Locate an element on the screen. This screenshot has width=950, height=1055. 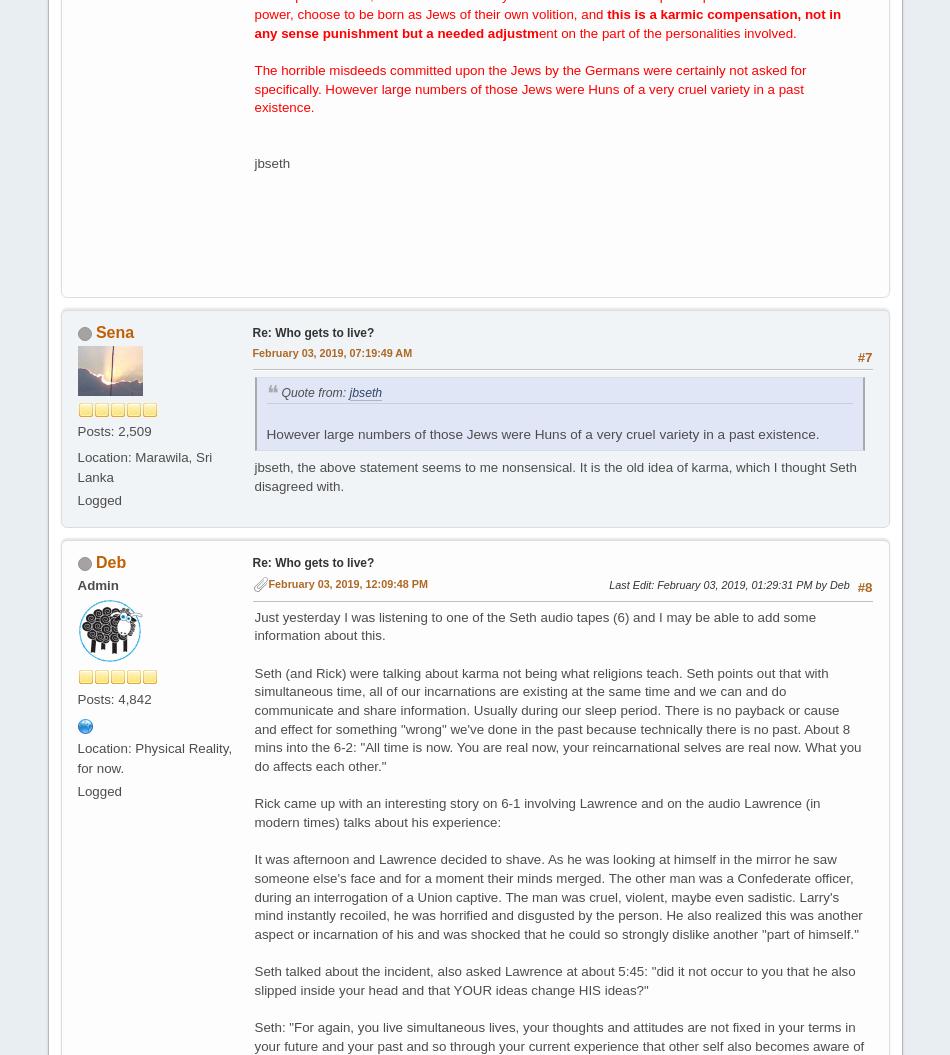
'#7' is located at coordinates (863, 357).